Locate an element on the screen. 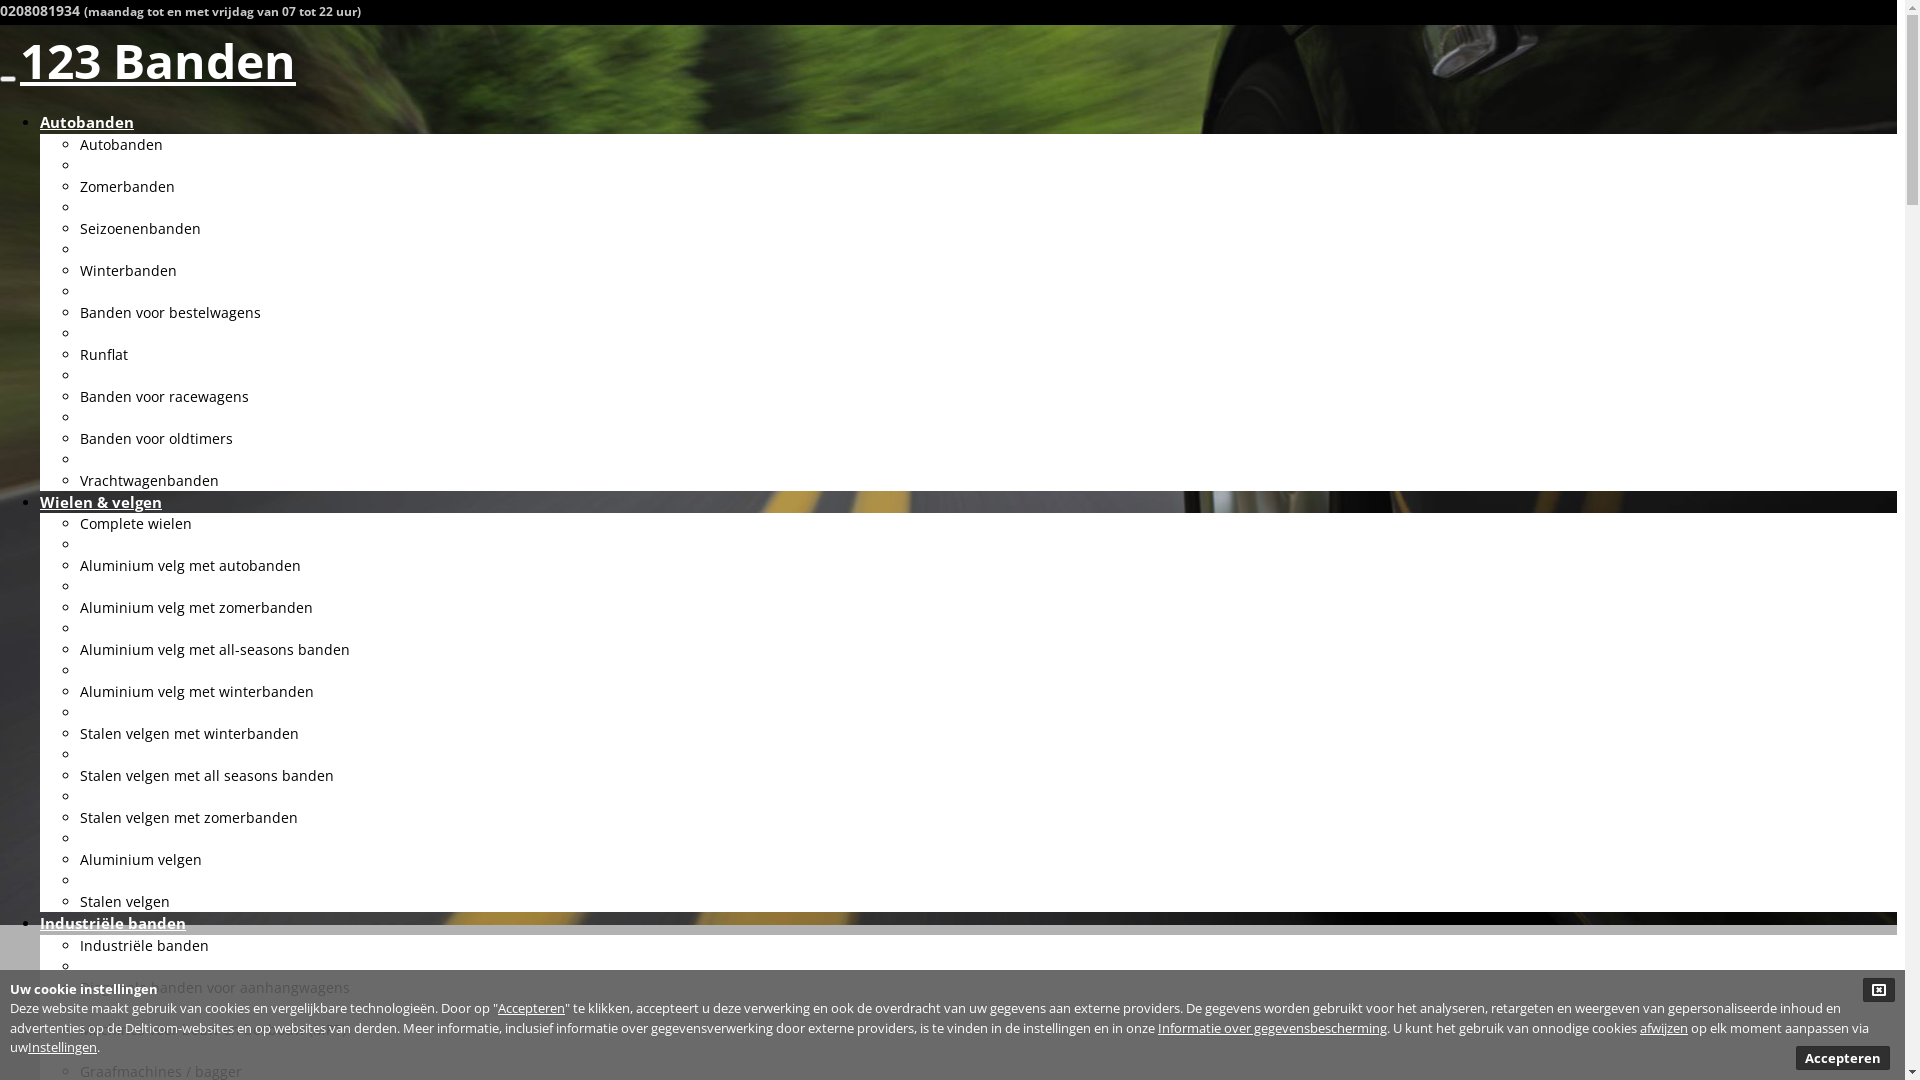 The width and height of the screenshot is (1920, 1080). 'Stalen velgen met all seasons banden' is located at coordinates (206, 774).